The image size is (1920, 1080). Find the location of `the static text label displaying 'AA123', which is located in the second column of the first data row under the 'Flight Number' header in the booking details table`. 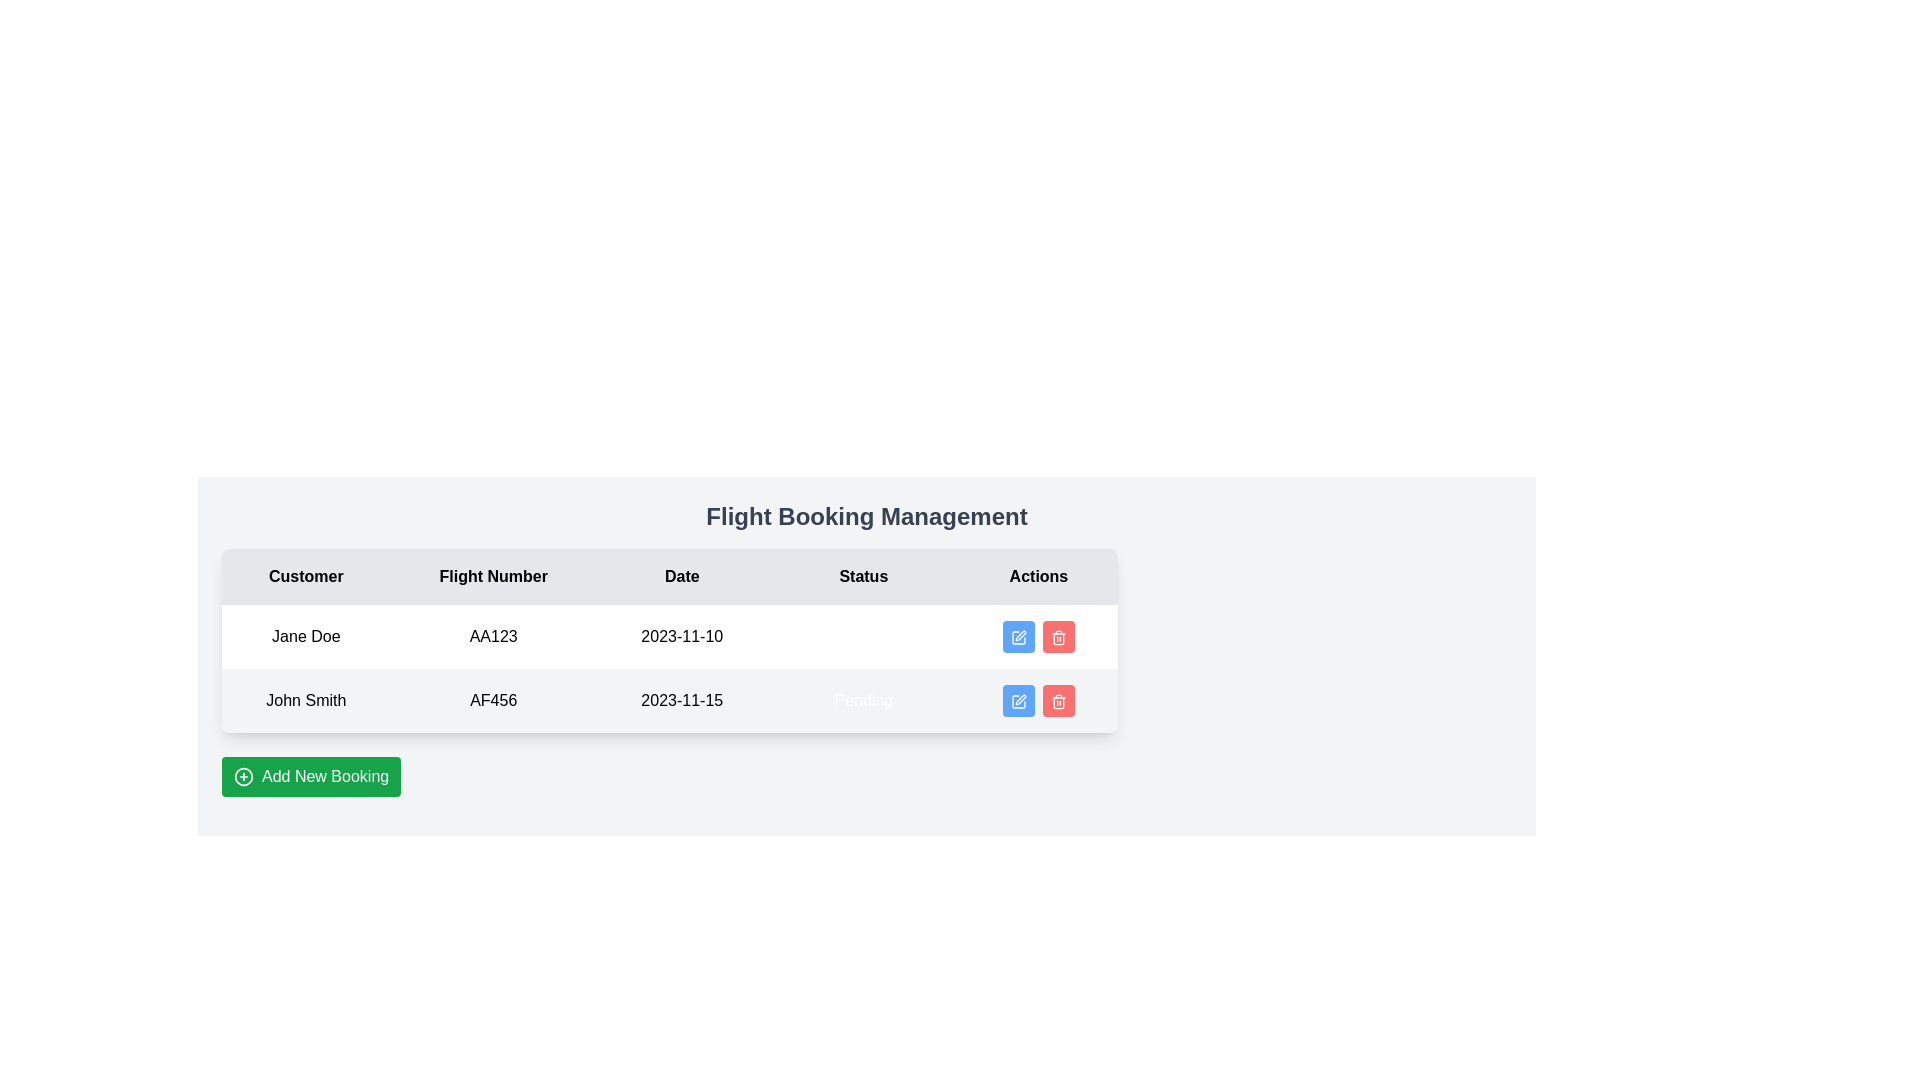

the static text label displaying 'AA123', which is located in the second column of the first data row under the 'Flight Number' header in the booking details table is located at coordinates (493, 636).